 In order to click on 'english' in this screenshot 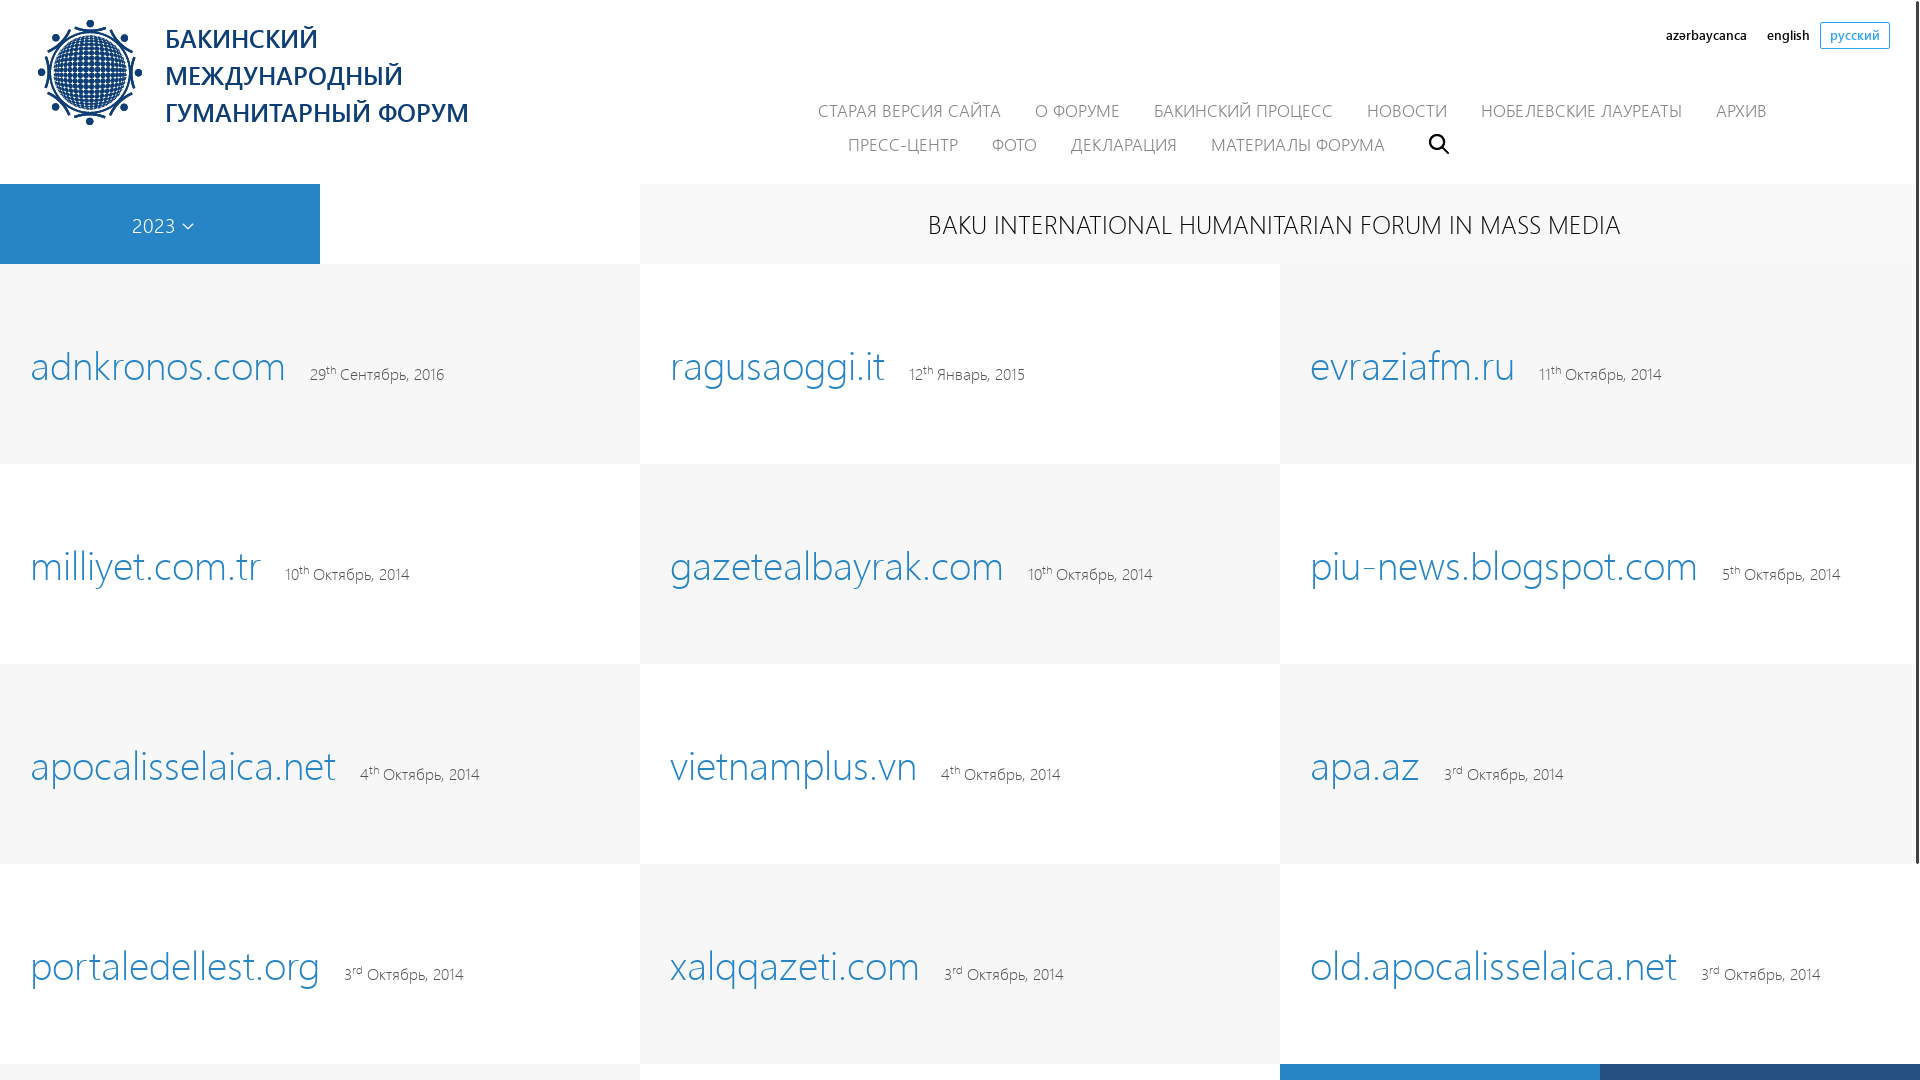, I will do `click(1788, 35)`.